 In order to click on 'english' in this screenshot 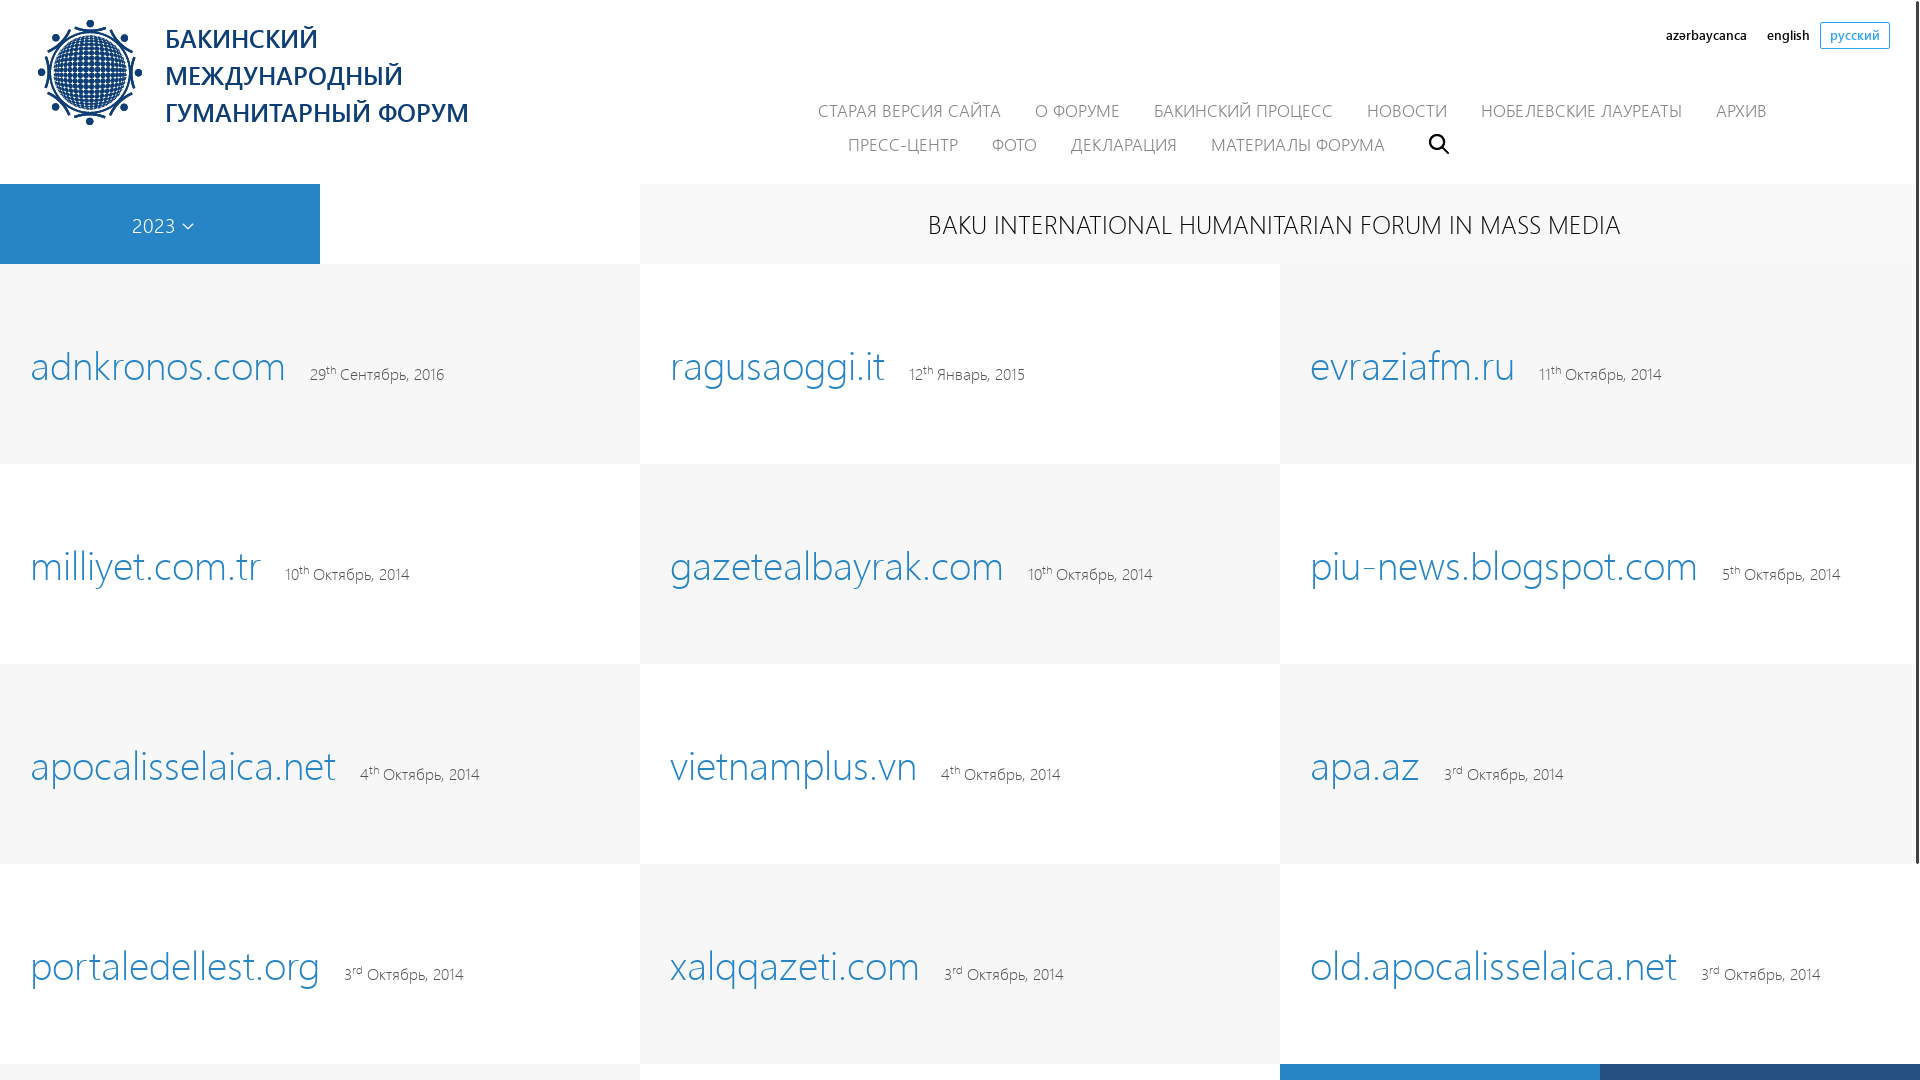, I will do `click(1788, 35)`.